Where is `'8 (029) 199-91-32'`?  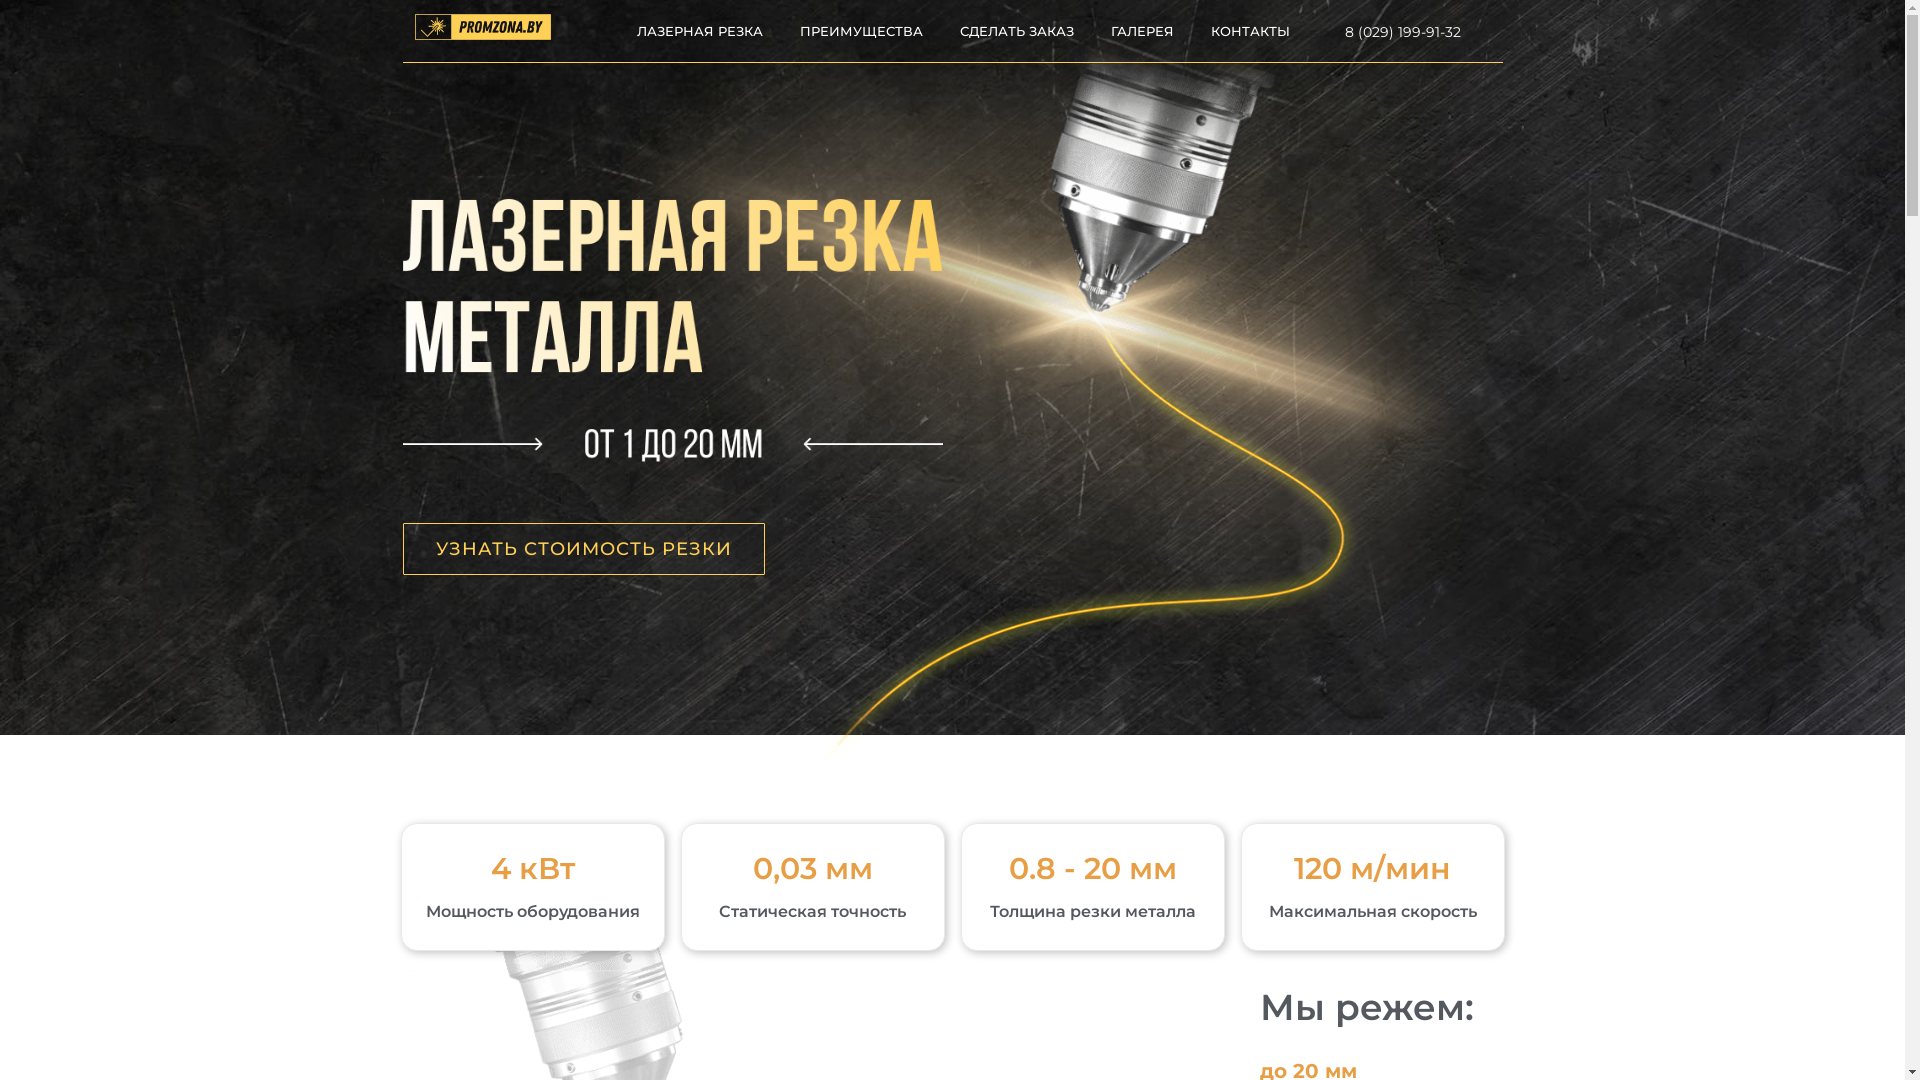
'8 (029) 199-91-32' is located at coordinates (1344, 31).